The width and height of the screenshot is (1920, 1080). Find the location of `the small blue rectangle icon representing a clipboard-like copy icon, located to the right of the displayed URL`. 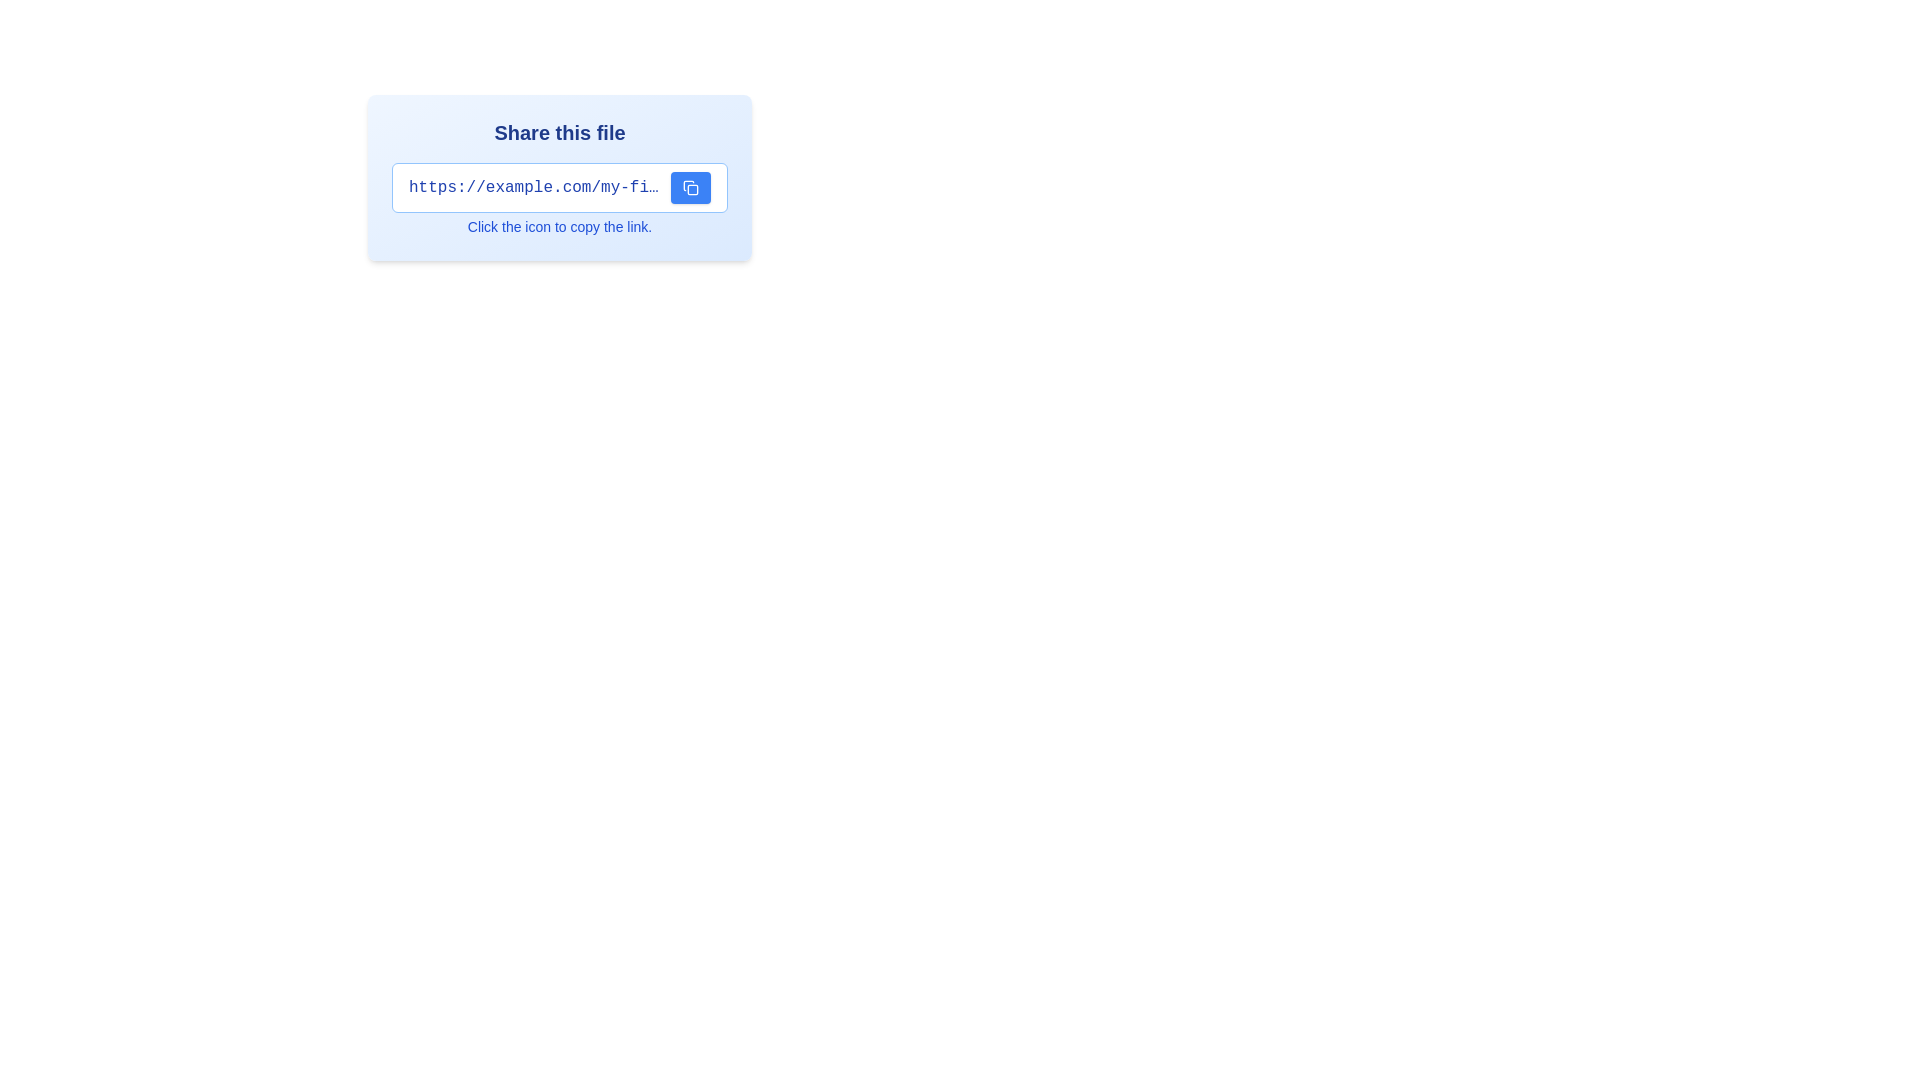

the small blue rectangle icon representing a clipboard-like copy icon, located to the right of the displayed URL is located at coordinates (692, 189).